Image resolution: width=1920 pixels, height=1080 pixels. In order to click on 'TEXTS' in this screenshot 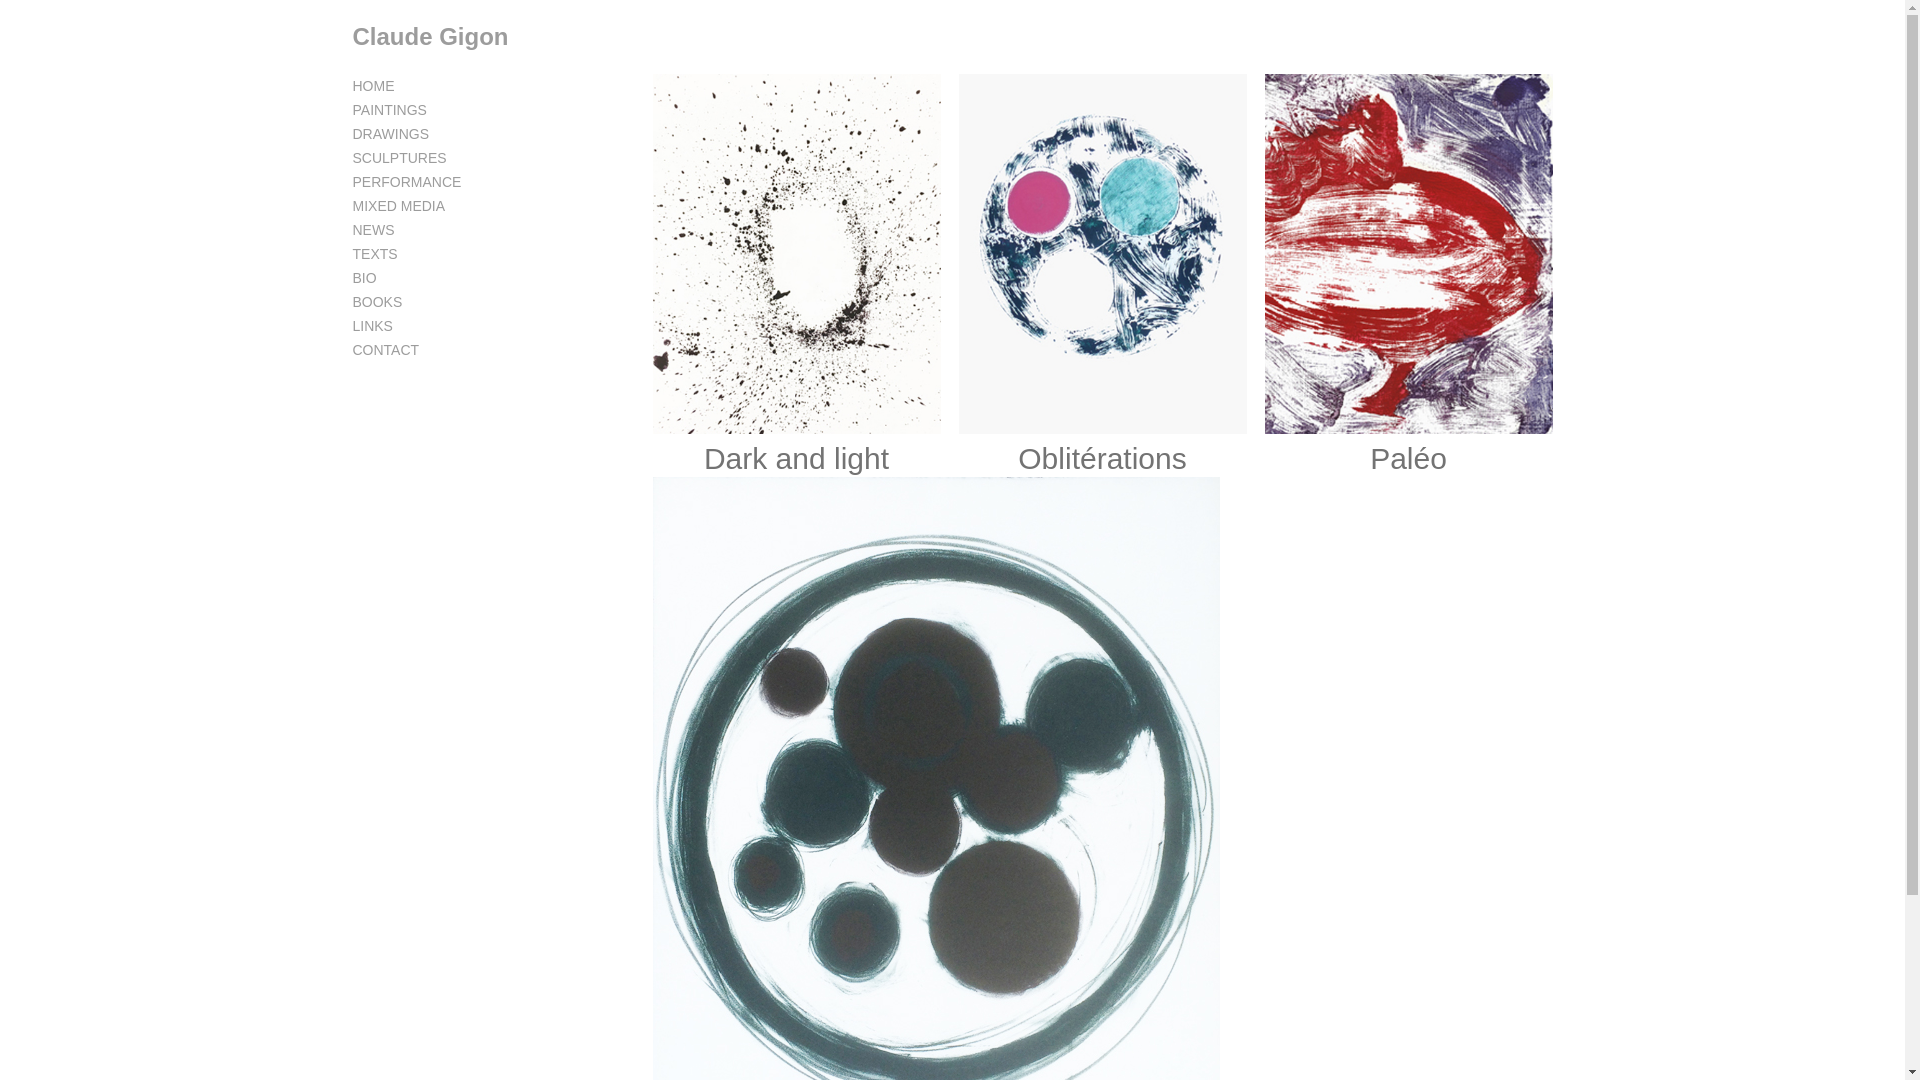, I will do `click(374, 253)`.